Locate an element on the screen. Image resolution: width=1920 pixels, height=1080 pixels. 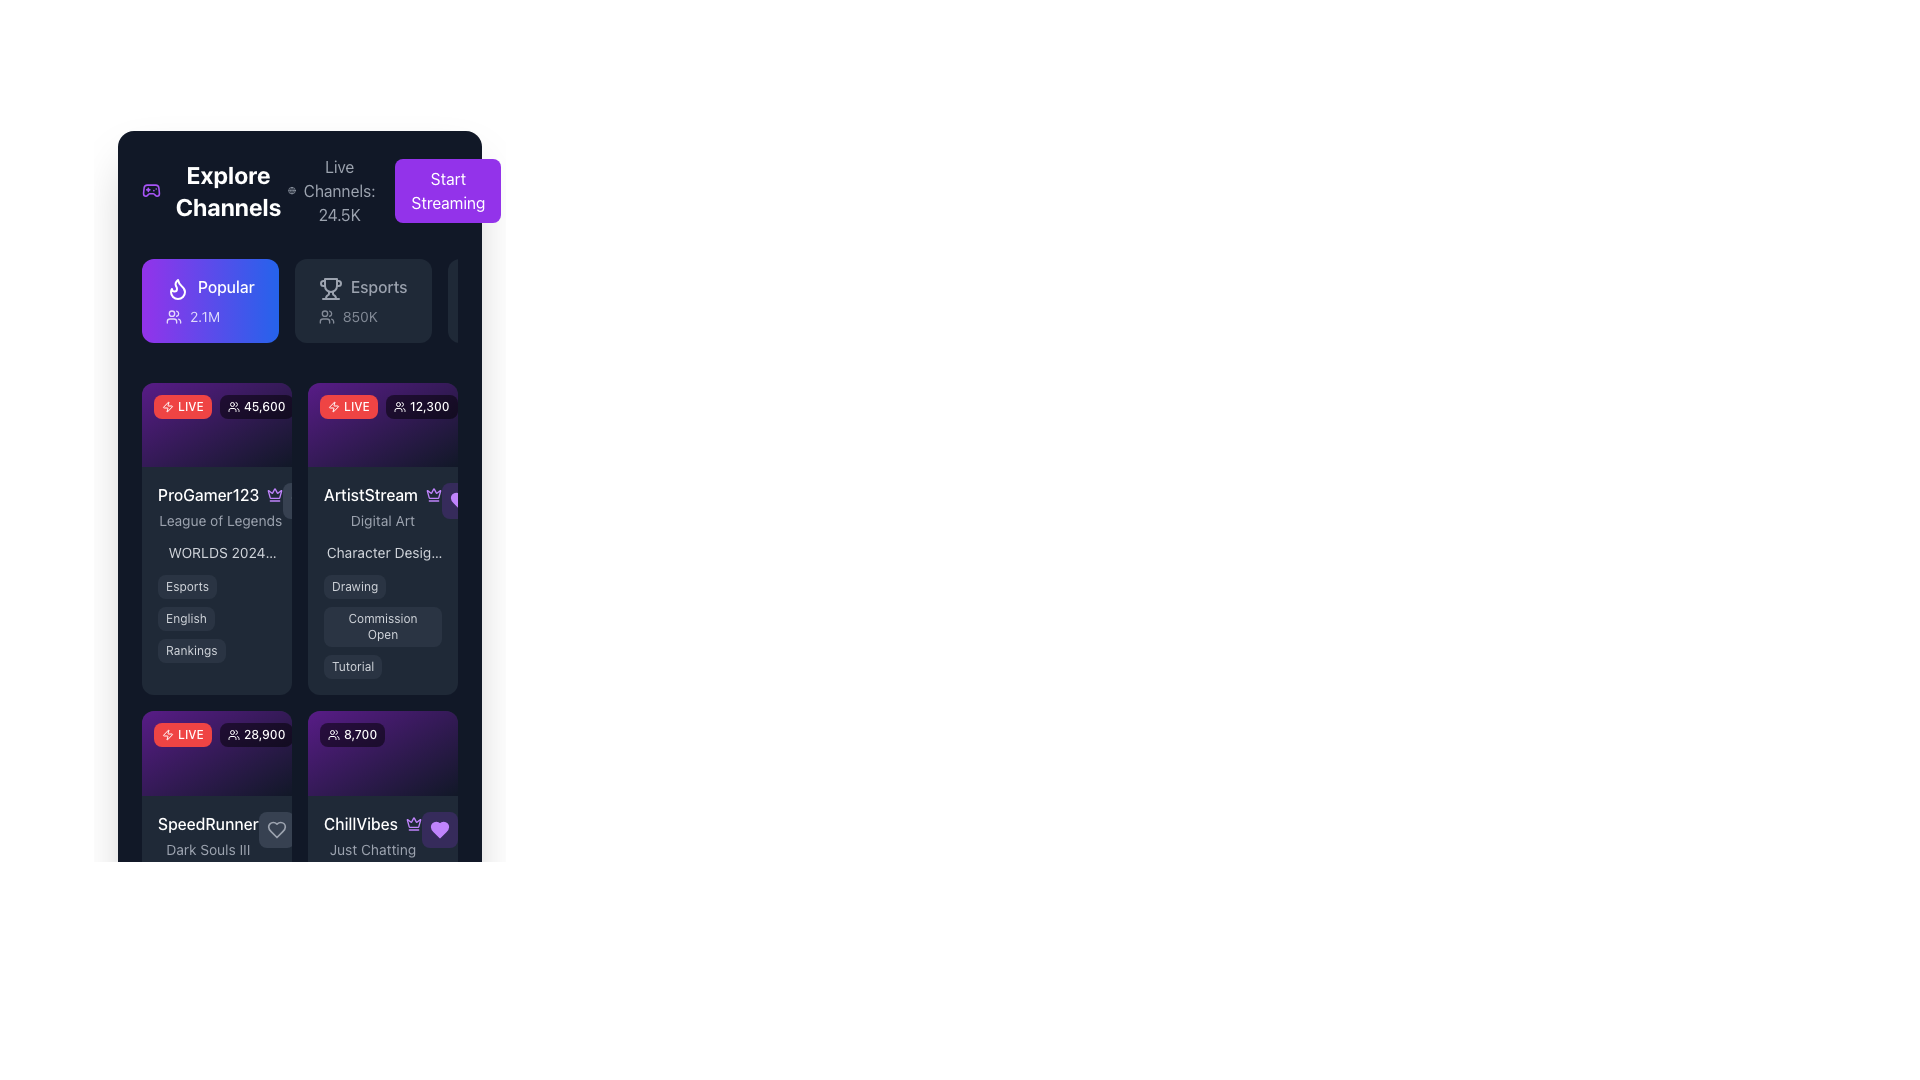
the crown icon located next to the 'ChillVibes' text in the bottom right section of the interface, which indicates a premium status is located at coordinates (412, 823).